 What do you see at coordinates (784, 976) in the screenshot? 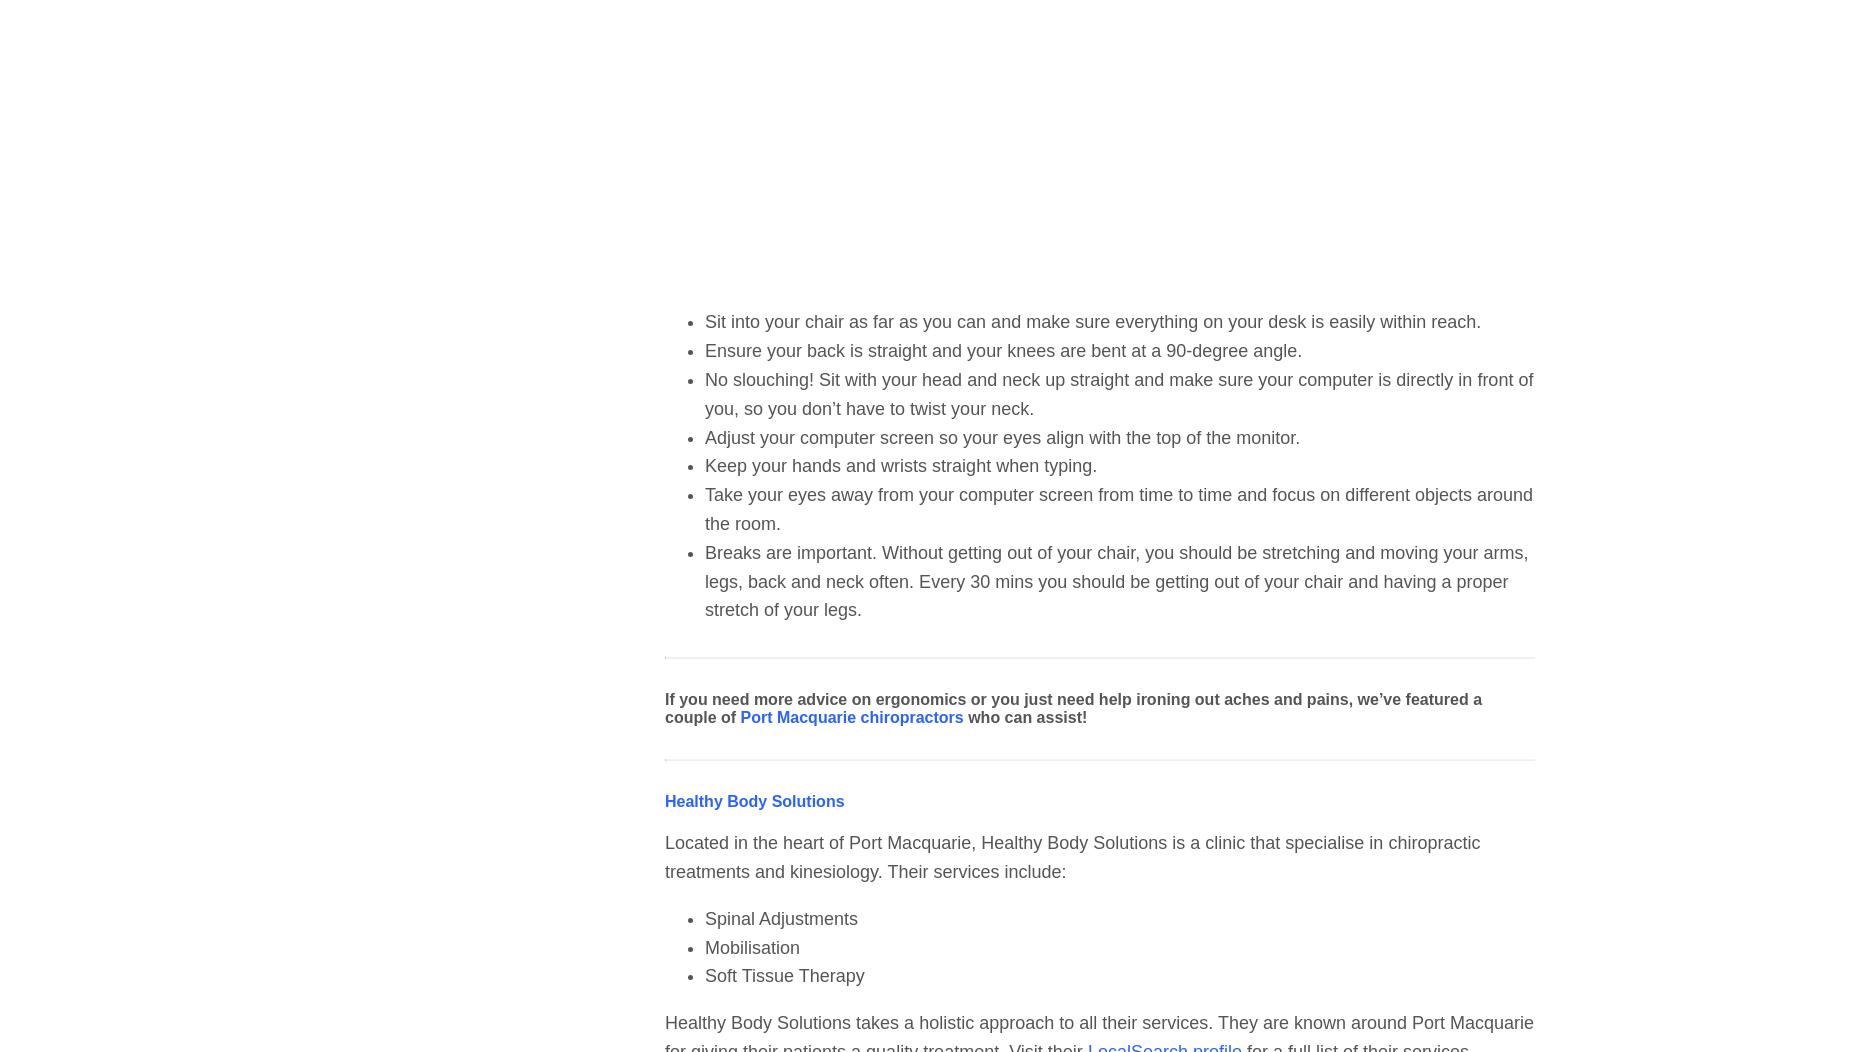
I see `'Soft Tissue Therapy'` at bounding box center [784, 976].